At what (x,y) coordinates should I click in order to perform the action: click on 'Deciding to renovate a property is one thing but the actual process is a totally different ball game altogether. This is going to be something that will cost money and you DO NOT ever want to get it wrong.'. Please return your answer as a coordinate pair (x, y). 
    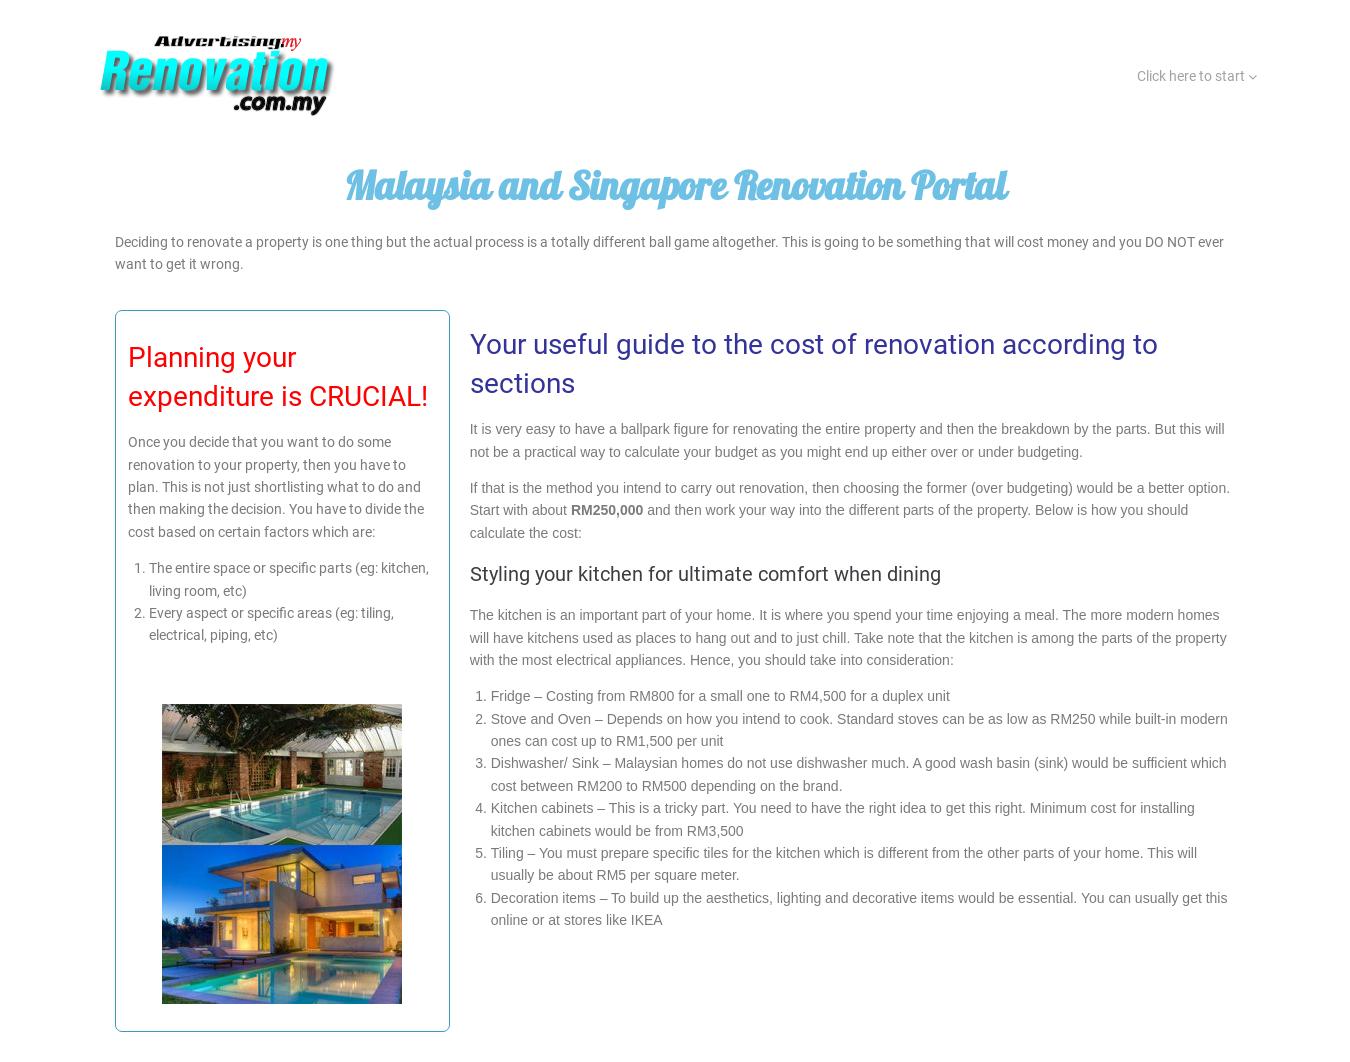
    Looking at the image, I should click on (669, 252).